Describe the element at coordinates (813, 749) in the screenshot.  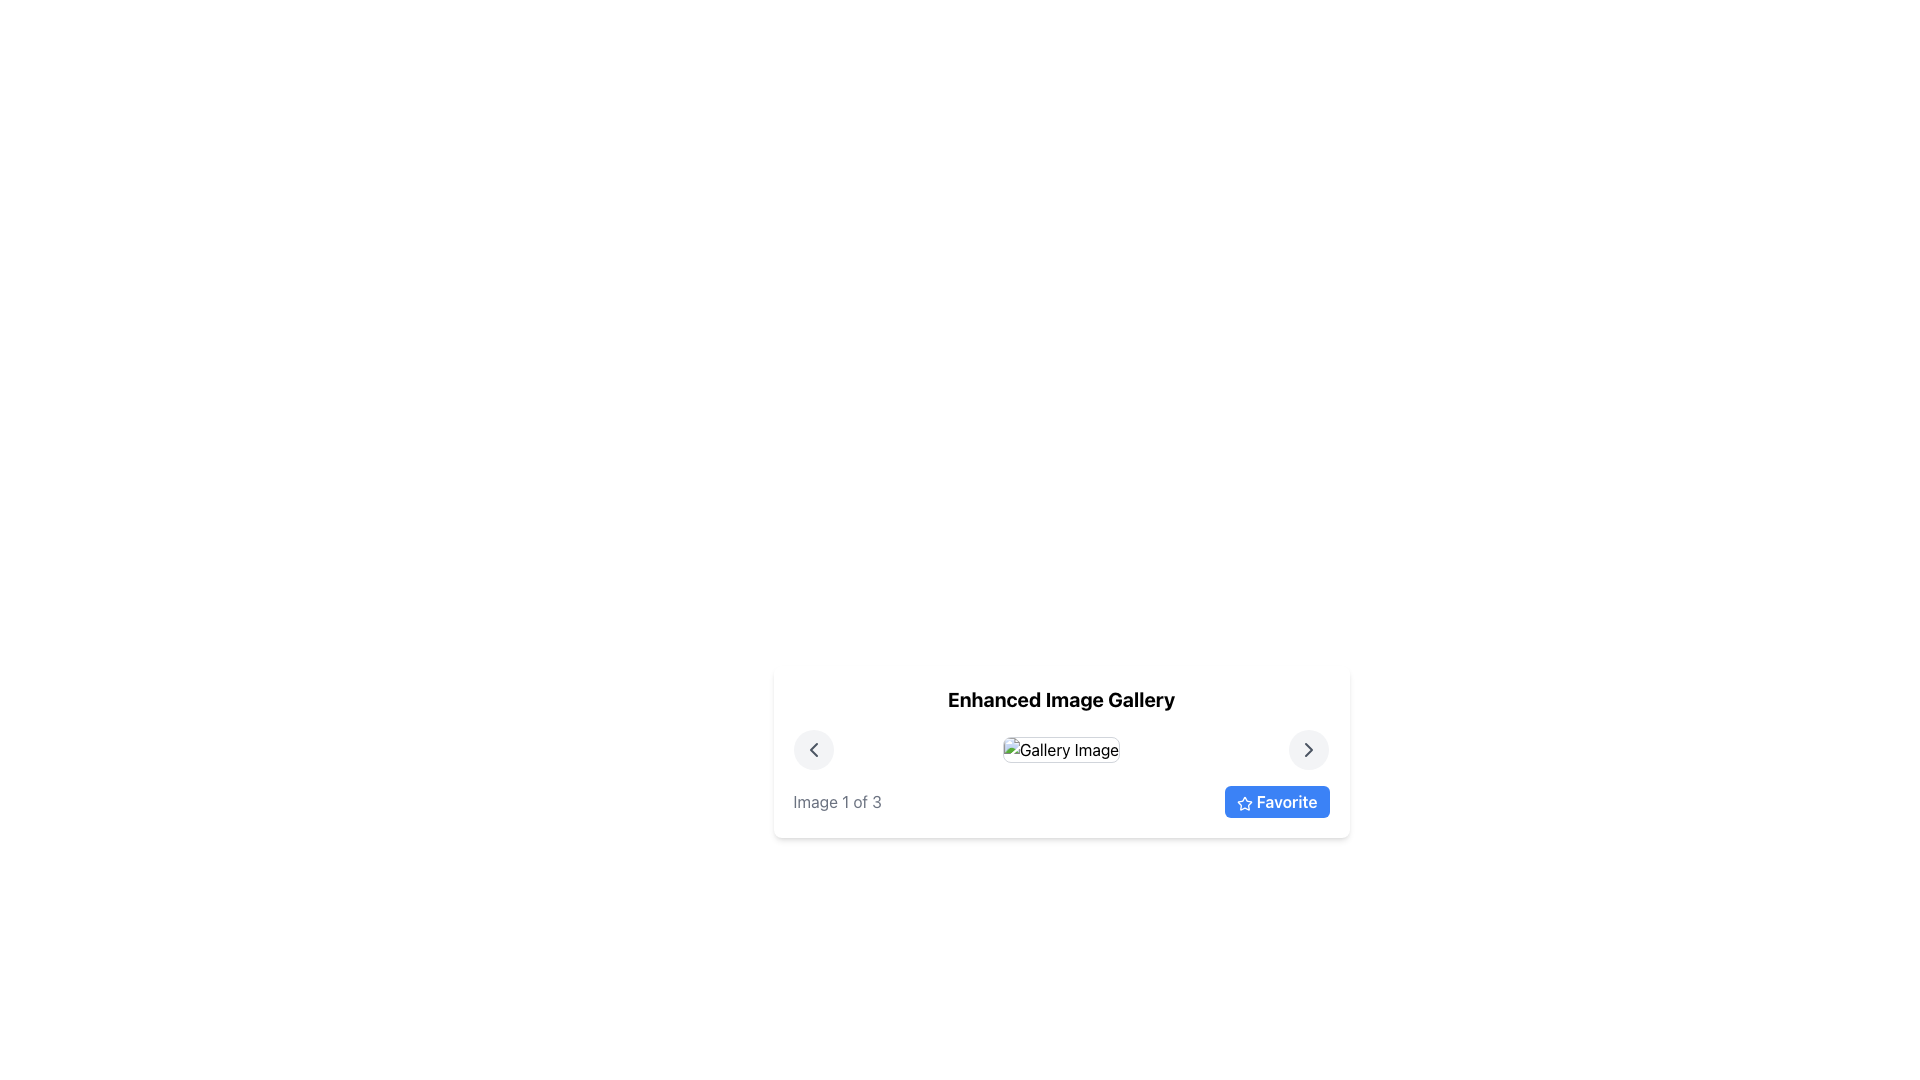
I see `the Chevron Left icon located at the leftmost side of the gallery navigation interface` at that location.